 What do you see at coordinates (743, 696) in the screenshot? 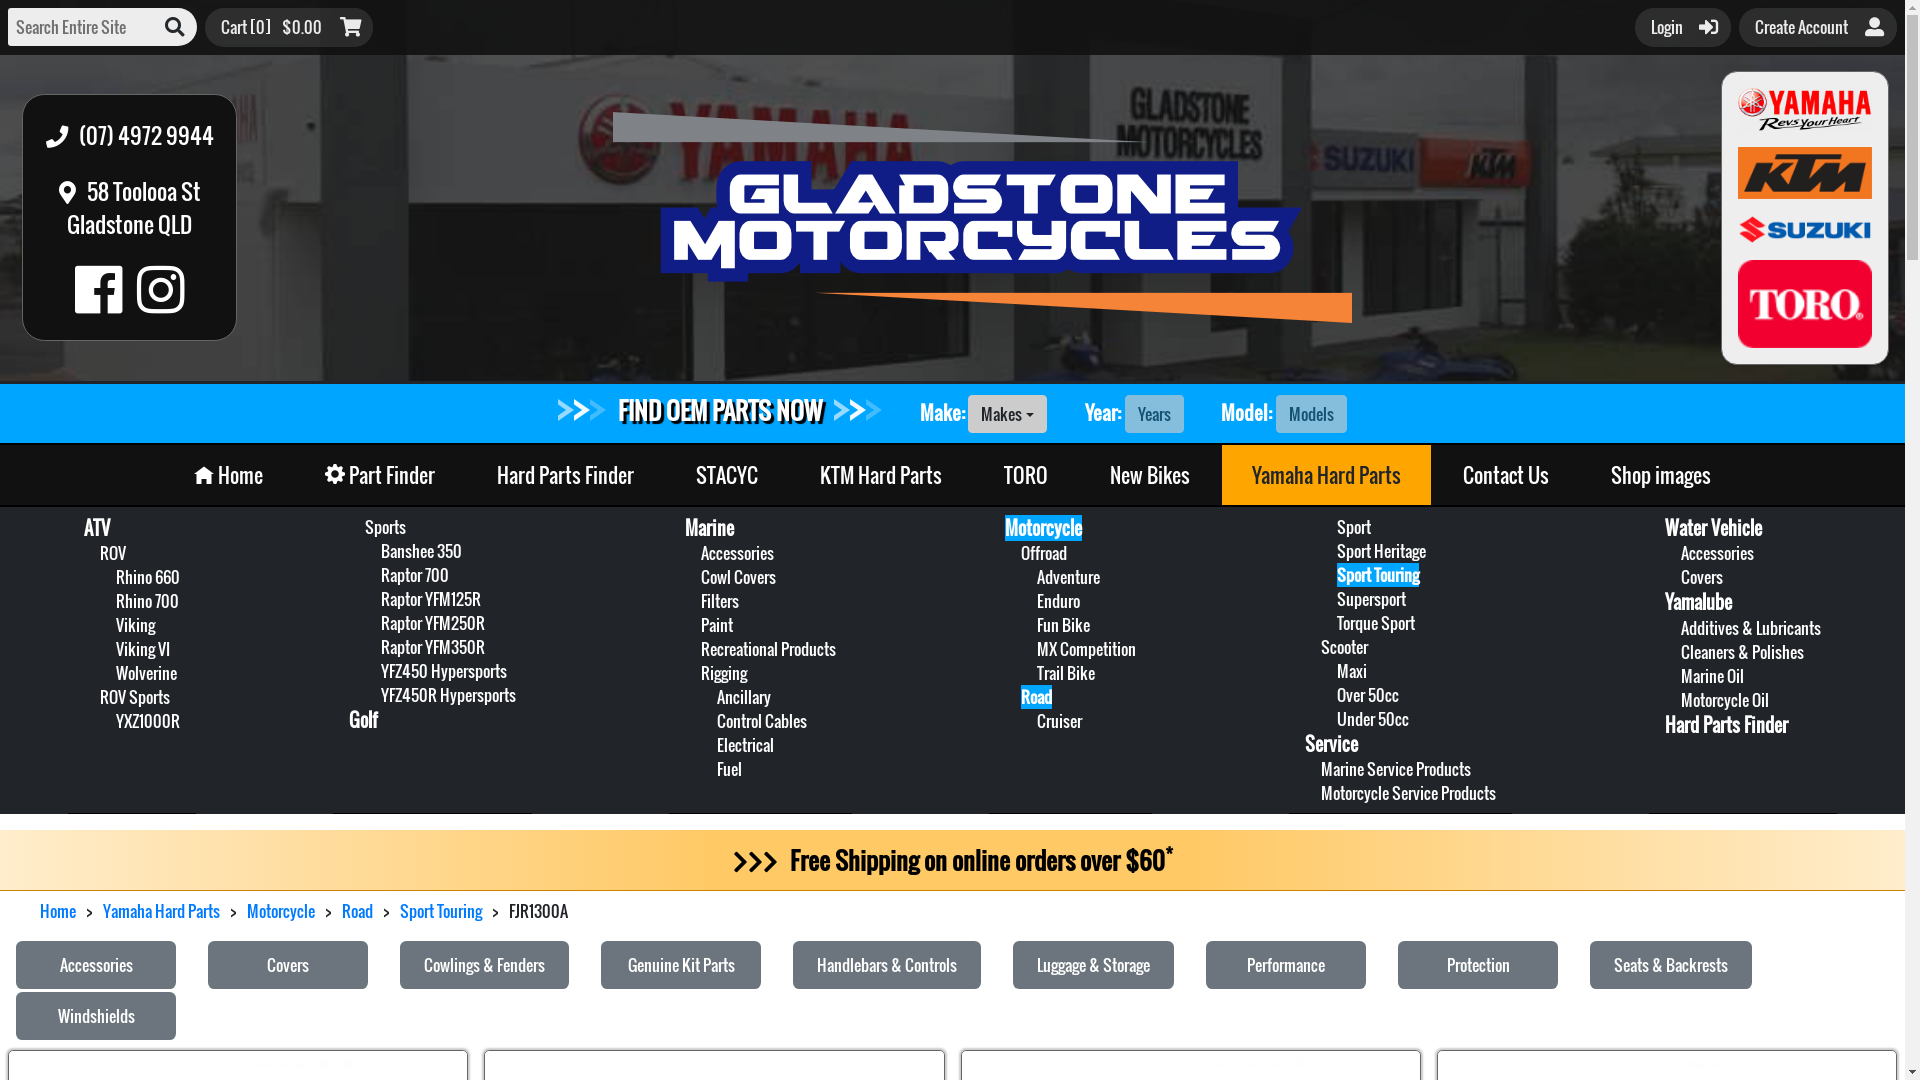
I see `'Ancillary'` at bounding box center [743, 696].